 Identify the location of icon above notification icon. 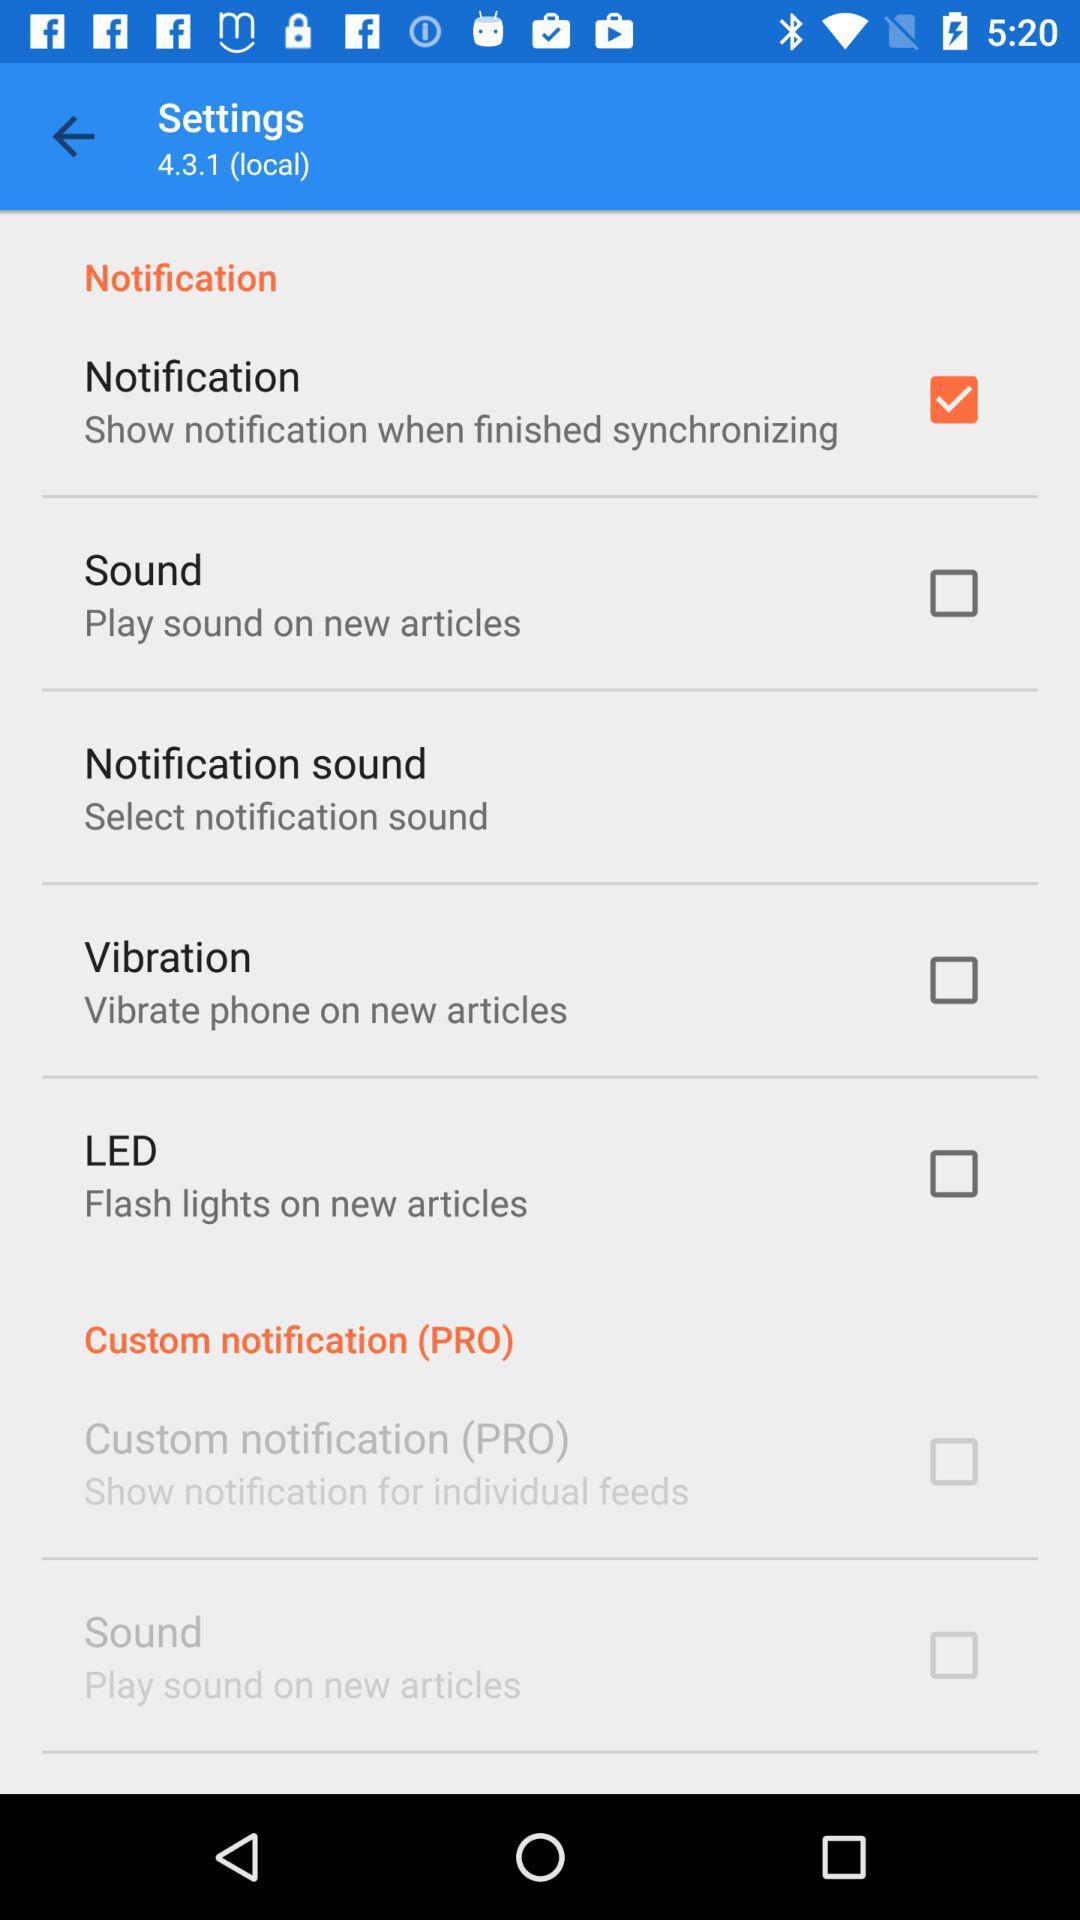
(72, 135).